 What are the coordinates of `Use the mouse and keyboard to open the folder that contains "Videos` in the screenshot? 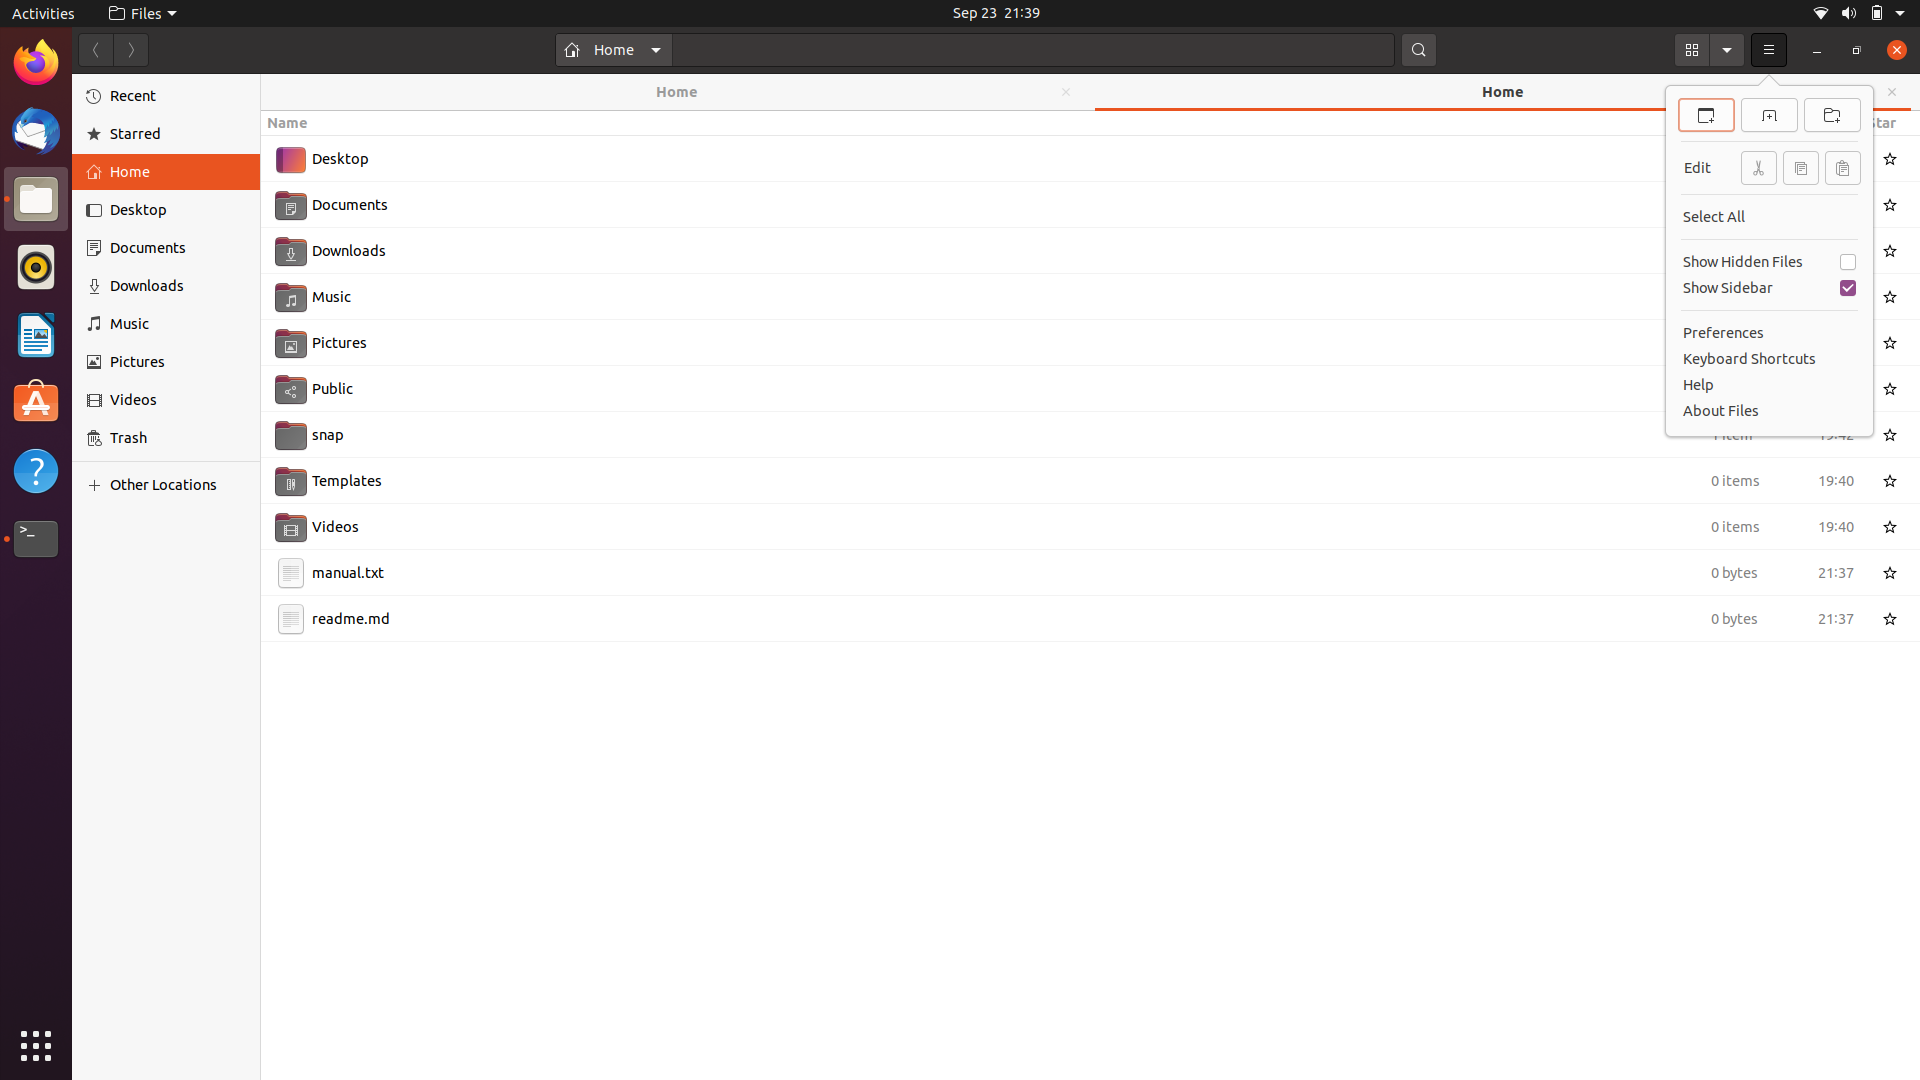 It's located at (1067, 523).